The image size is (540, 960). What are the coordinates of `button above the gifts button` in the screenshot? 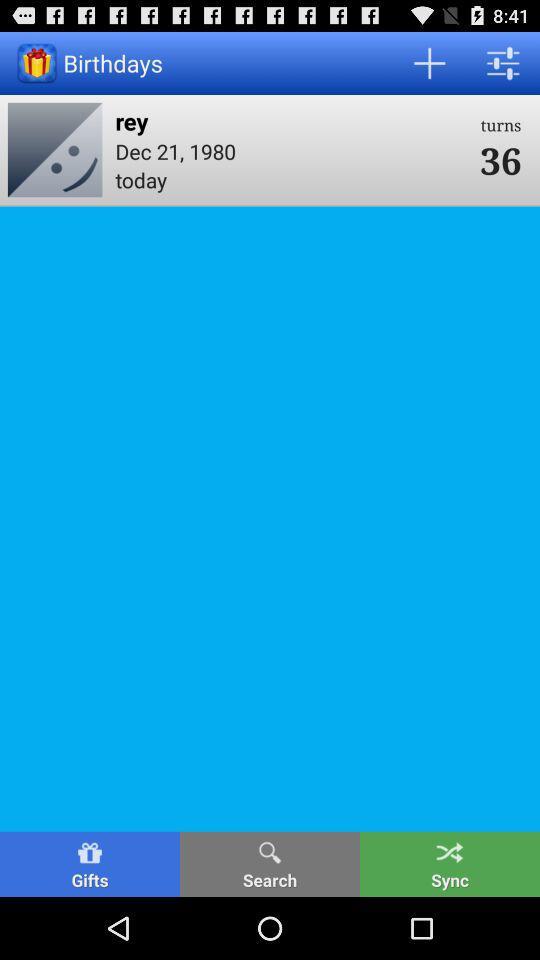 It's located at (55, 148).